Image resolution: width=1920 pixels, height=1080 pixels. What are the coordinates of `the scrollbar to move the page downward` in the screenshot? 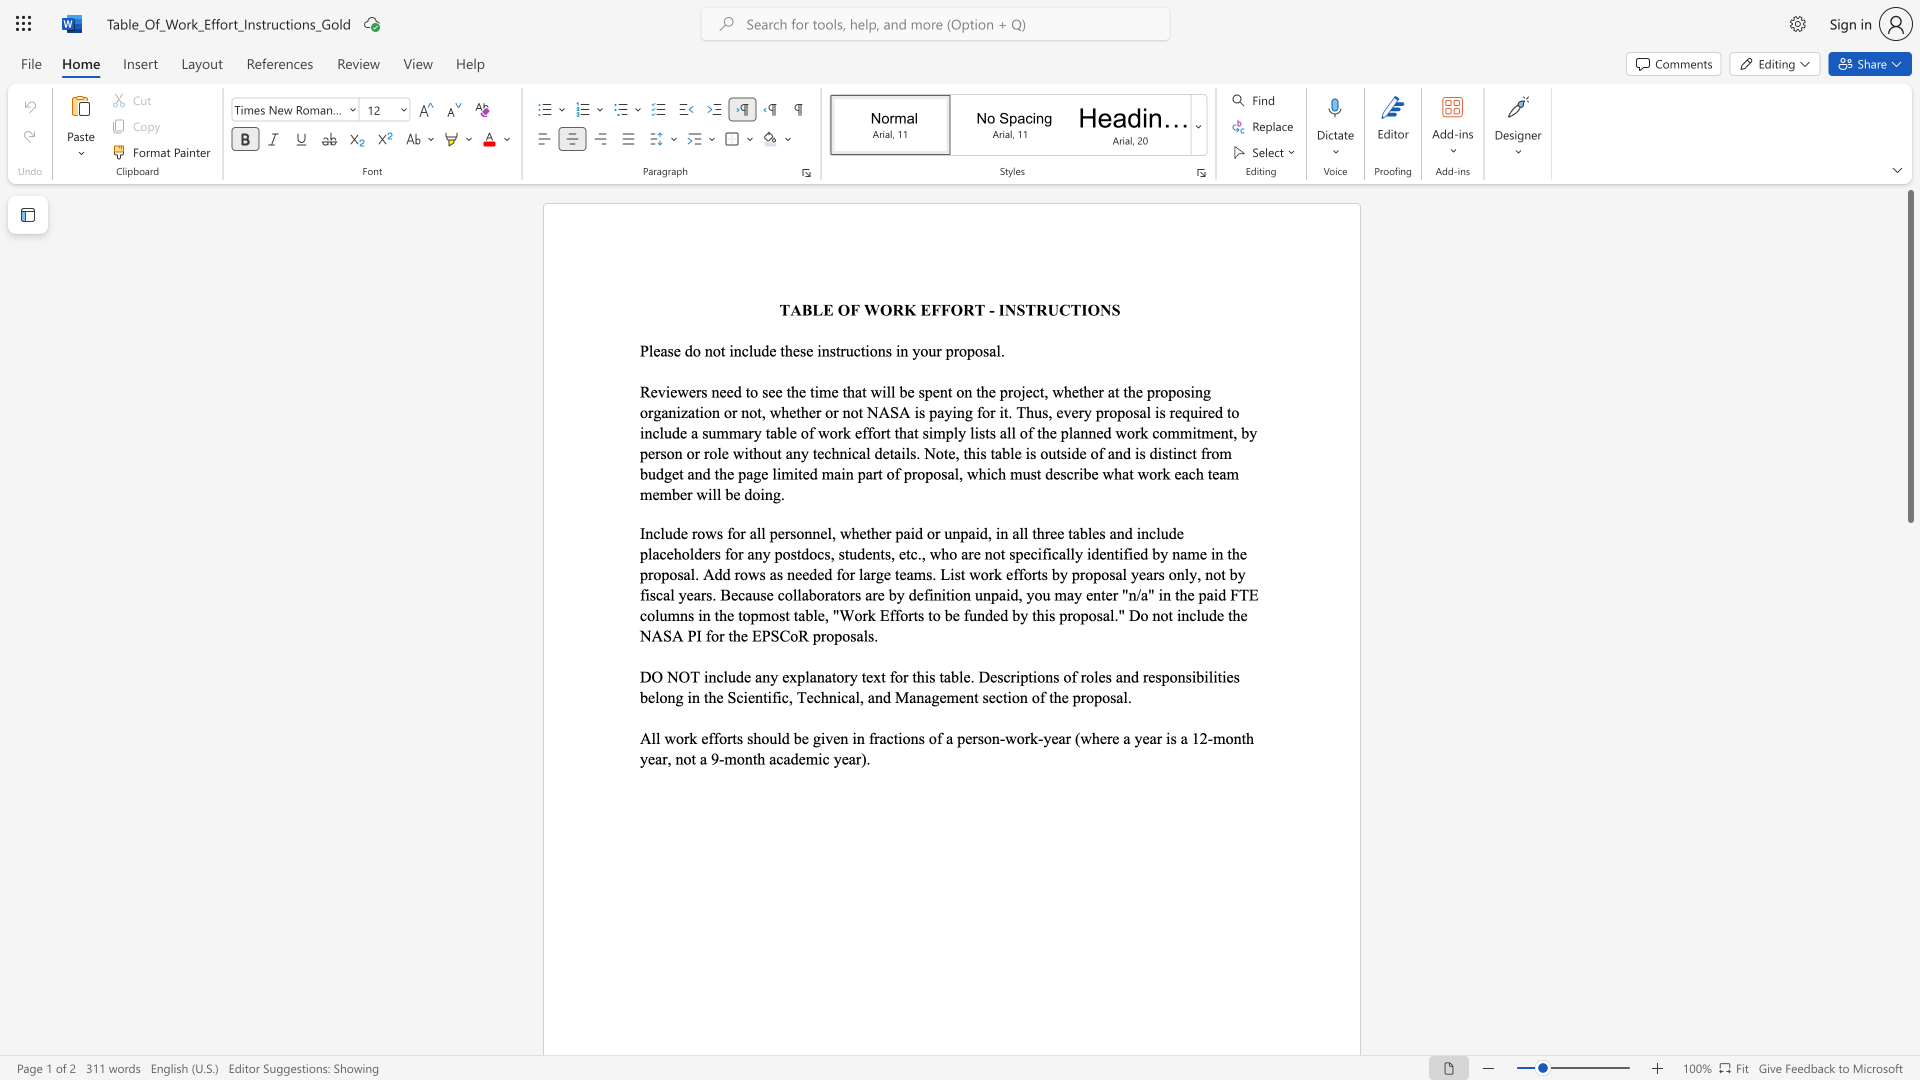 It's located at (1909, 689).